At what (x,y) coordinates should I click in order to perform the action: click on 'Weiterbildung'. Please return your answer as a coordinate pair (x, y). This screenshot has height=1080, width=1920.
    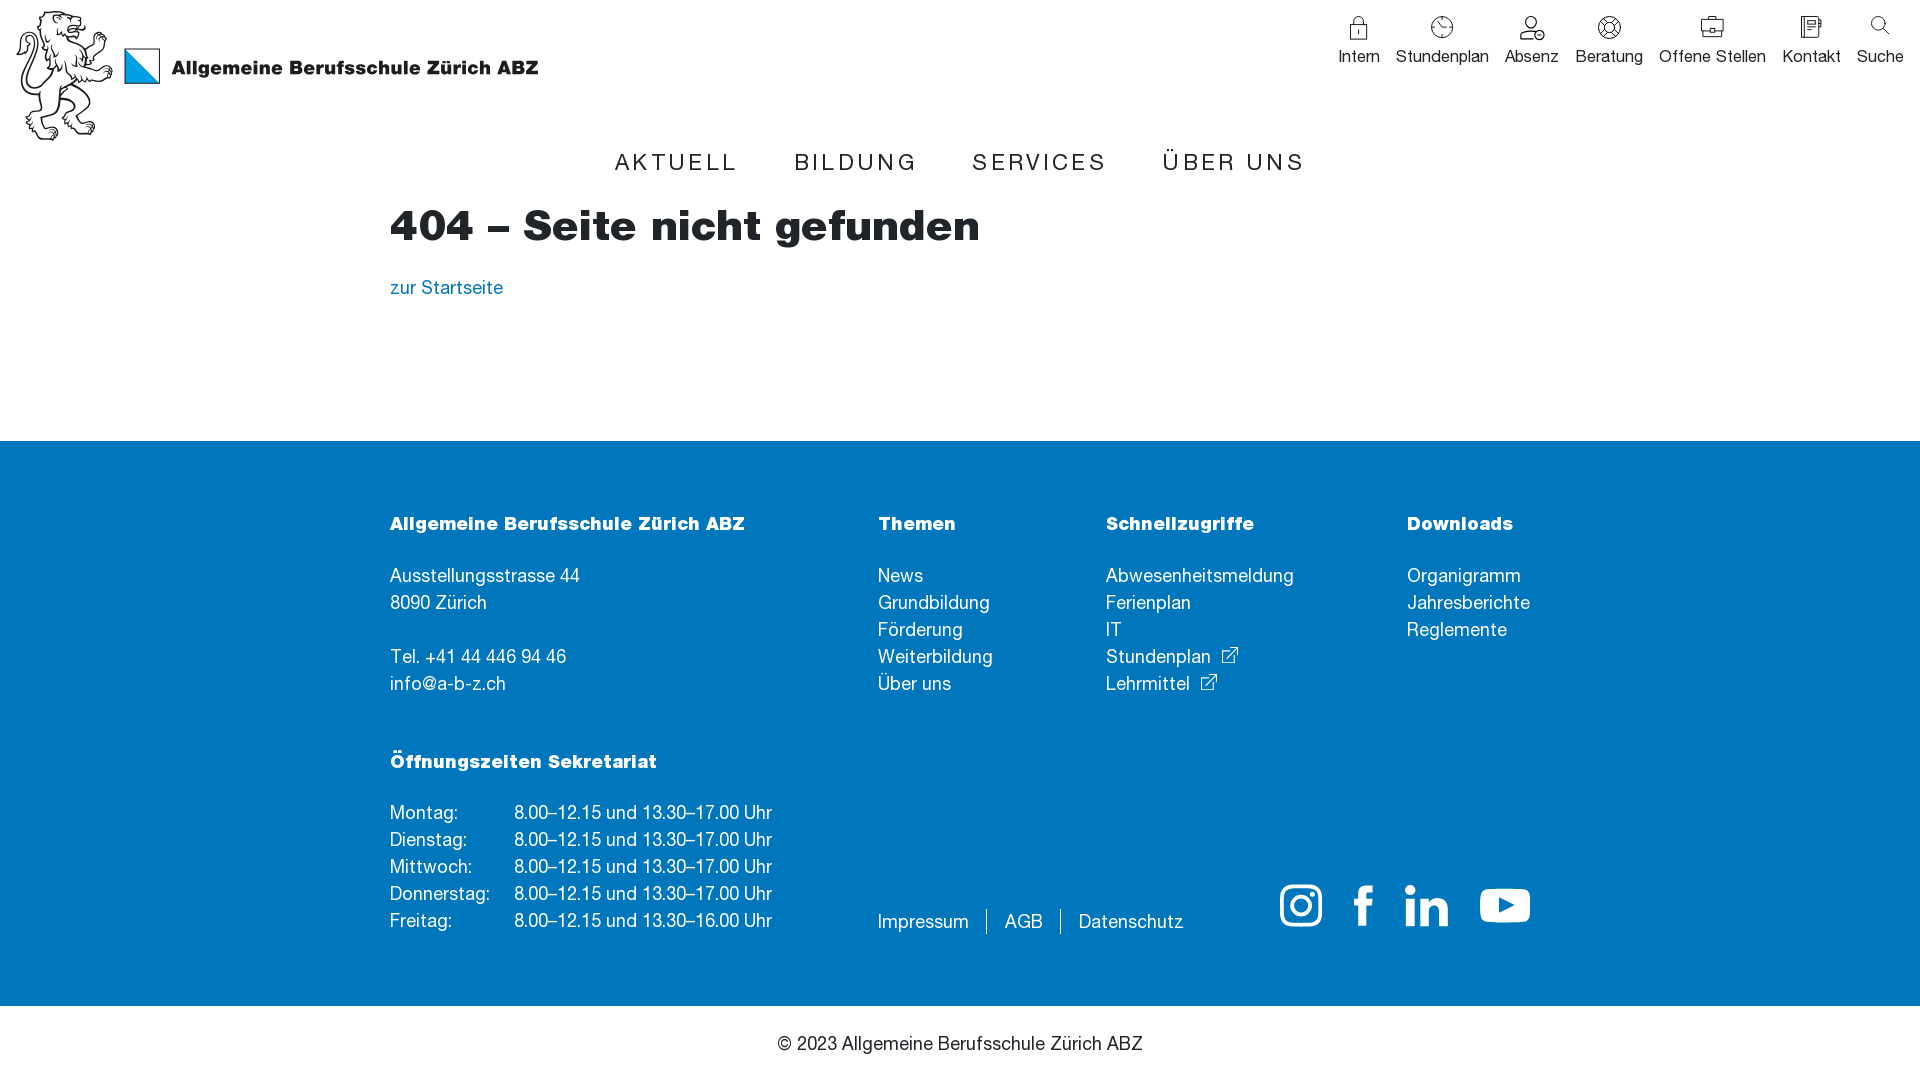
    Looking at the image, I should click on (934, 655).